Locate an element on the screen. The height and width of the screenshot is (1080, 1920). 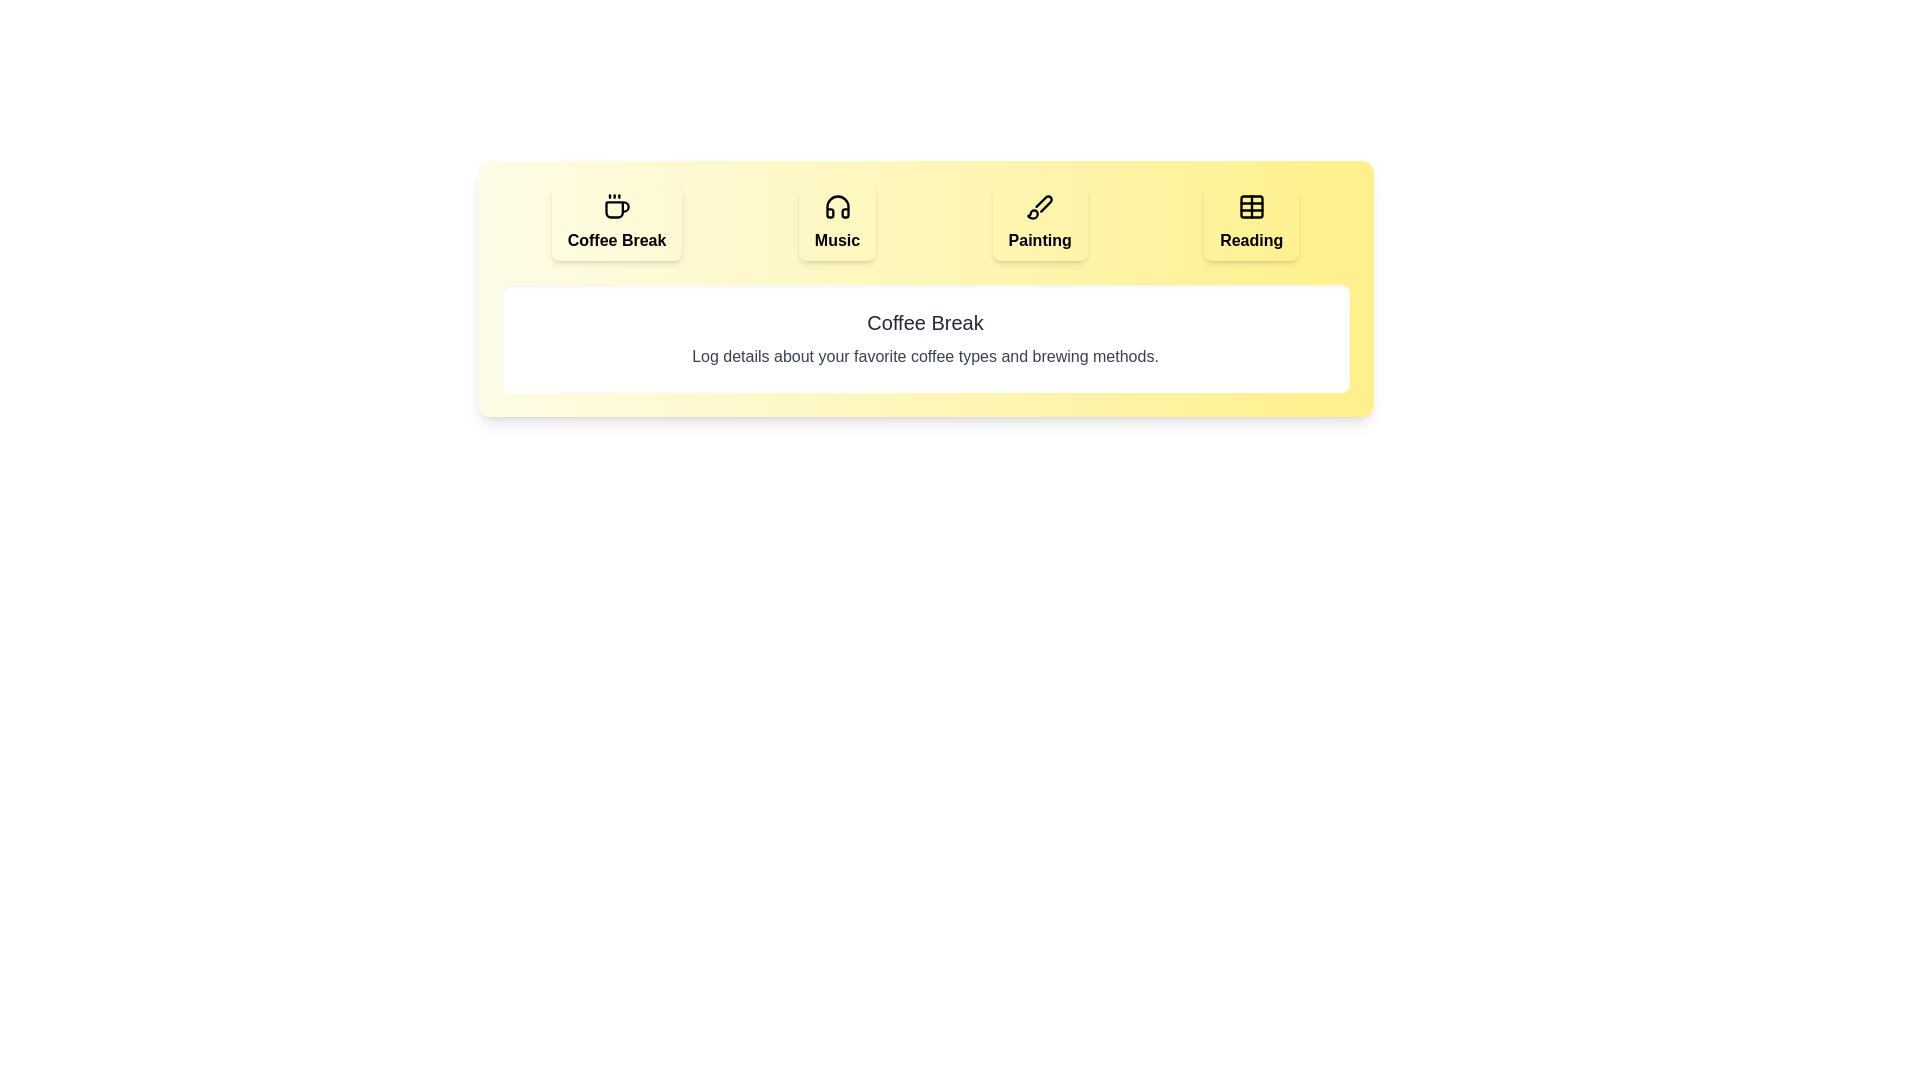
the static text display that shows 'Log details about your favorite coffee types and brewing methods.' which is positioned beneath the heading 'Coffee Break.' is located at coordinates (924, 356).